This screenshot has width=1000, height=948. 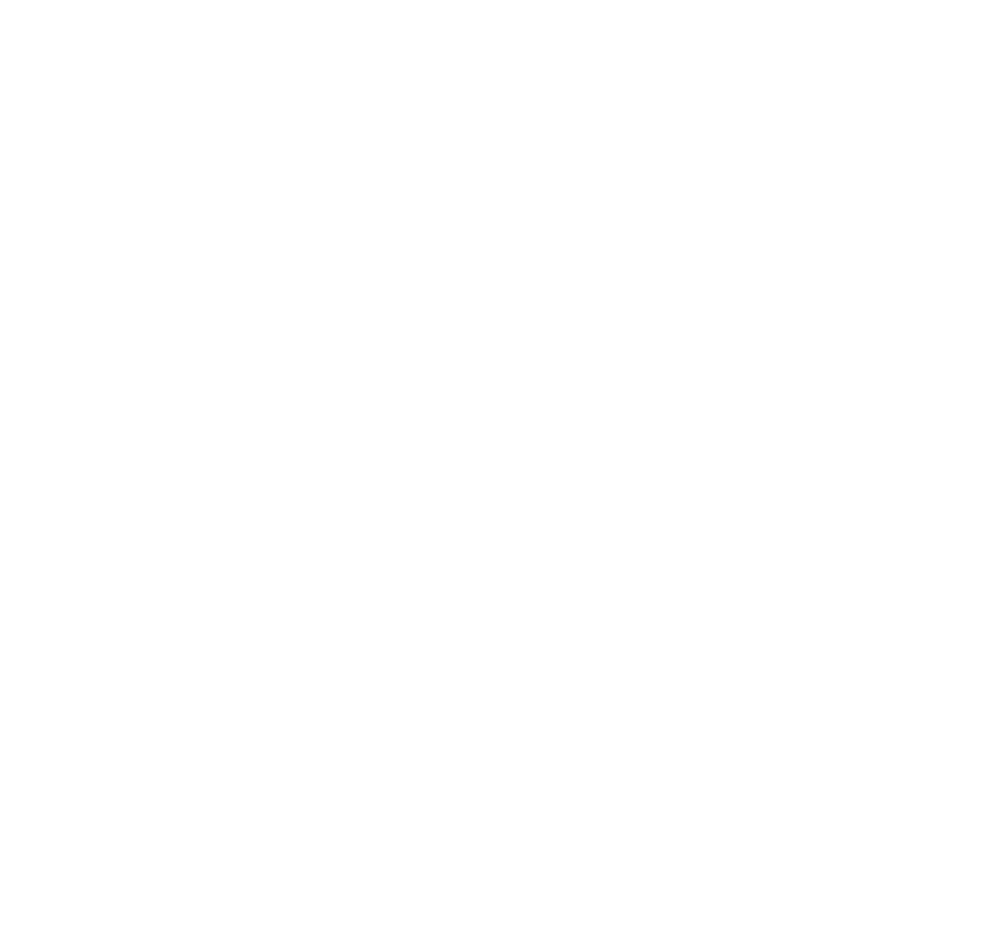 I want to click on 'Tags', so click(x=640, y=811).